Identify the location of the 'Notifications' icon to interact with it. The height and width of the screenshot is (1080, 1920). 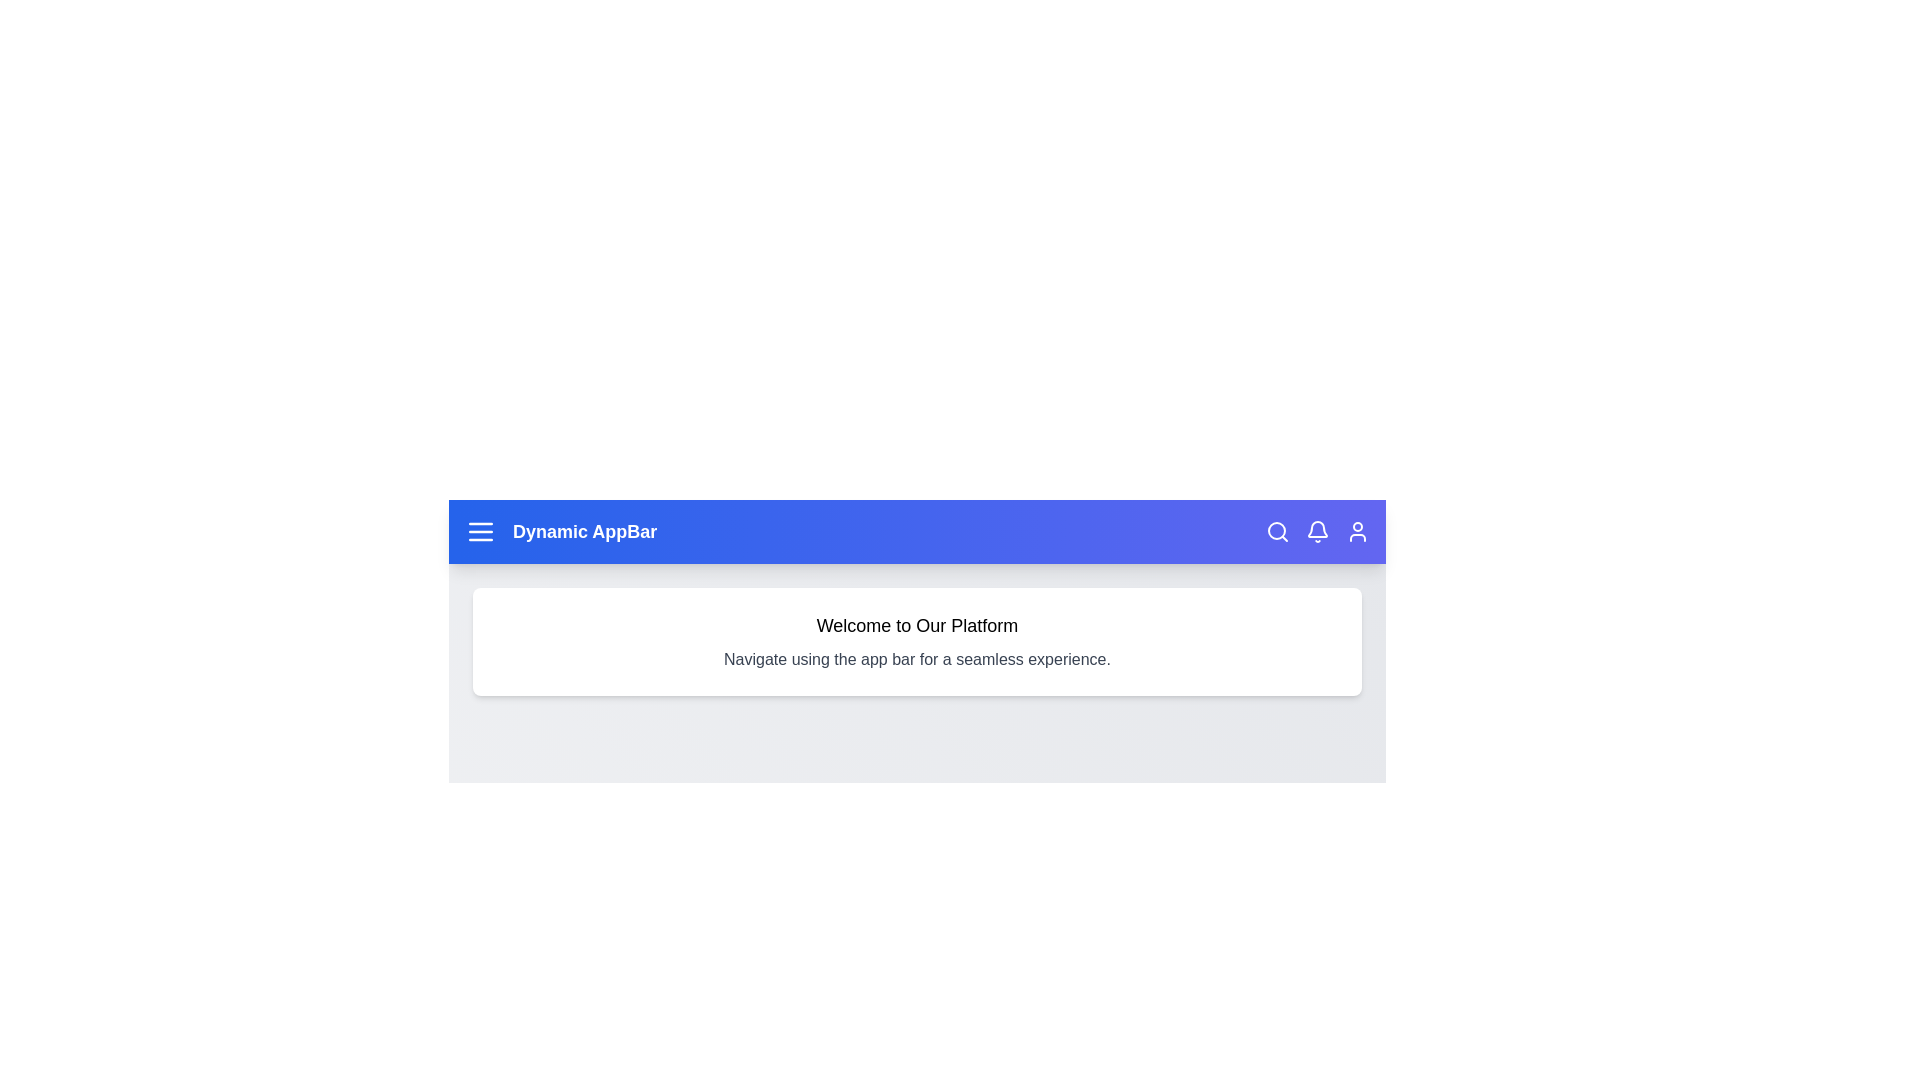
(1318, 531).